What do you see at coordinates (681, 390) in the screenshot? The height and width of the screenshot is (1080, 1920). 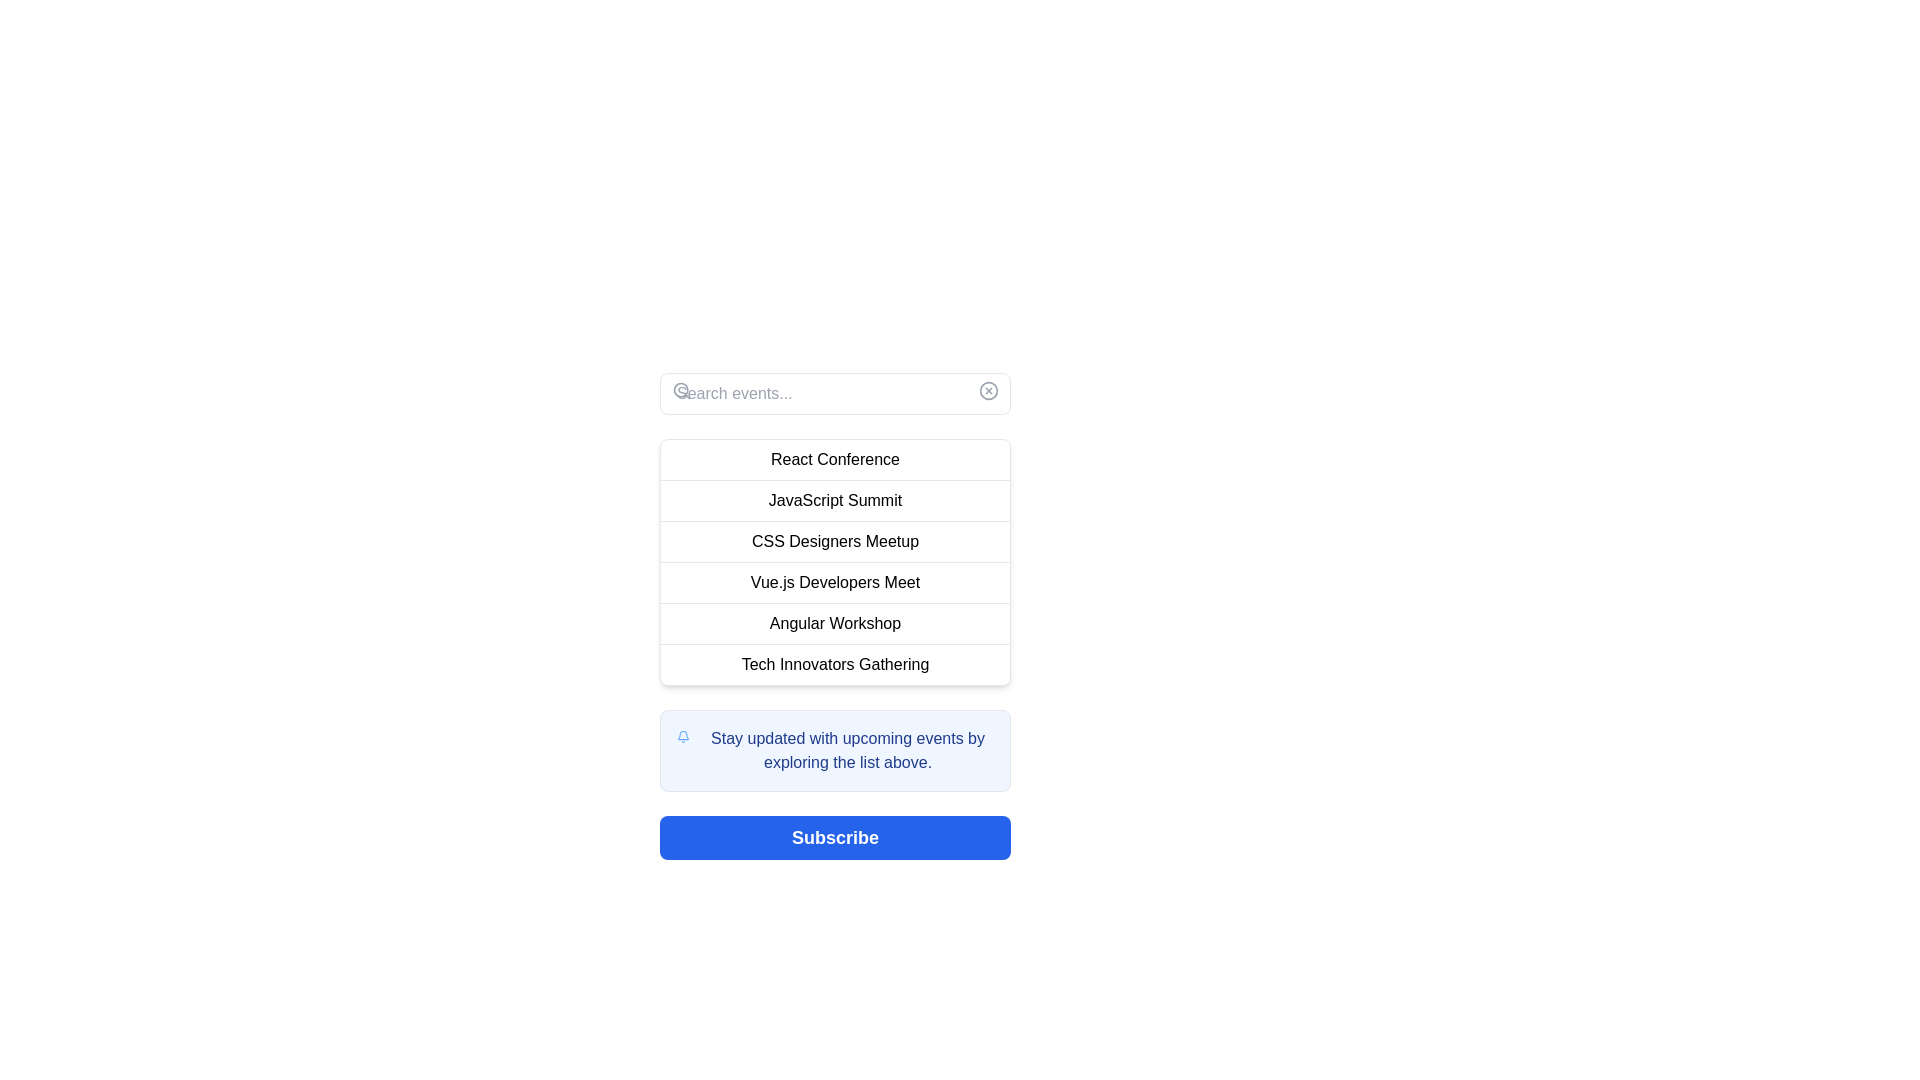 I see `the circular part of the search icon located on the left side of the search bar at the top-center of the layout` at bounding box center [681, 390].